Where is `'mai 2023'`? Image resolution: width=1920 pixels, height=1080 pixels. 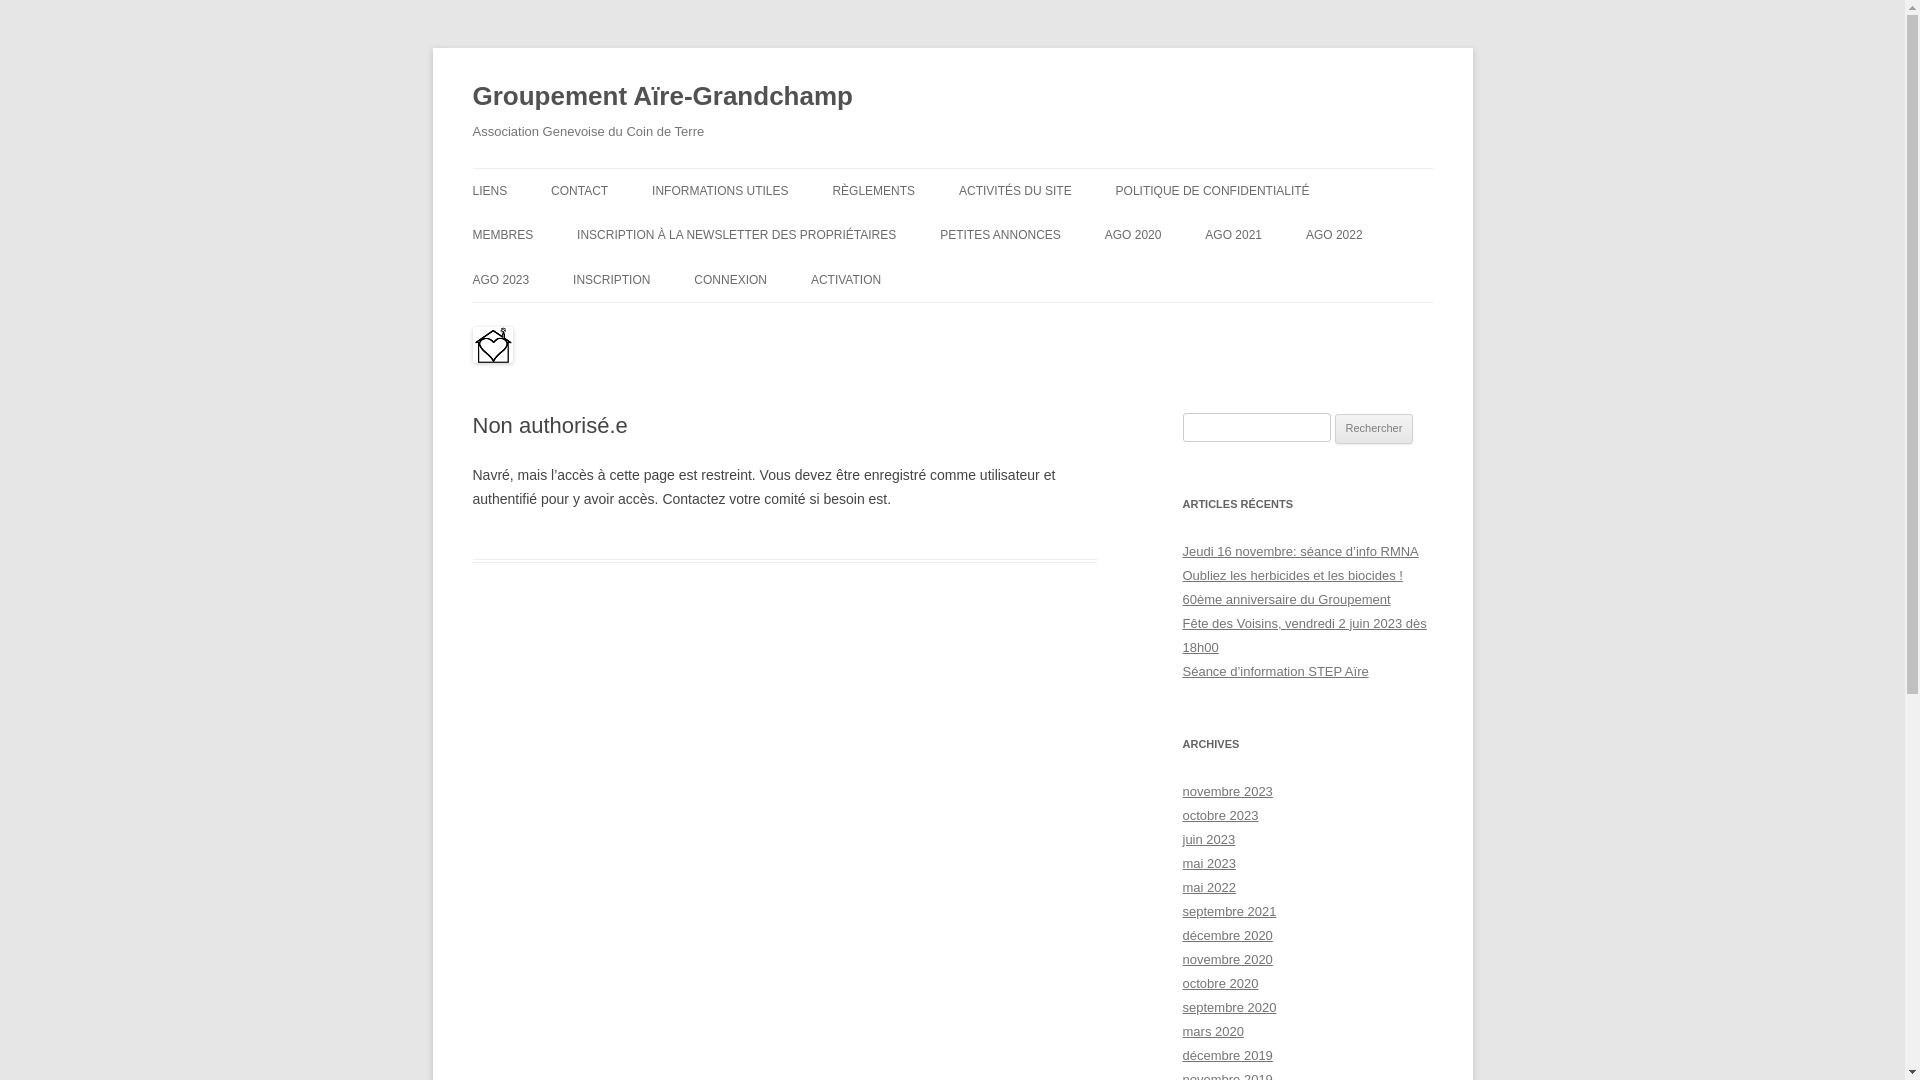 'mai 2023' is located at coordinates (1207, 862).